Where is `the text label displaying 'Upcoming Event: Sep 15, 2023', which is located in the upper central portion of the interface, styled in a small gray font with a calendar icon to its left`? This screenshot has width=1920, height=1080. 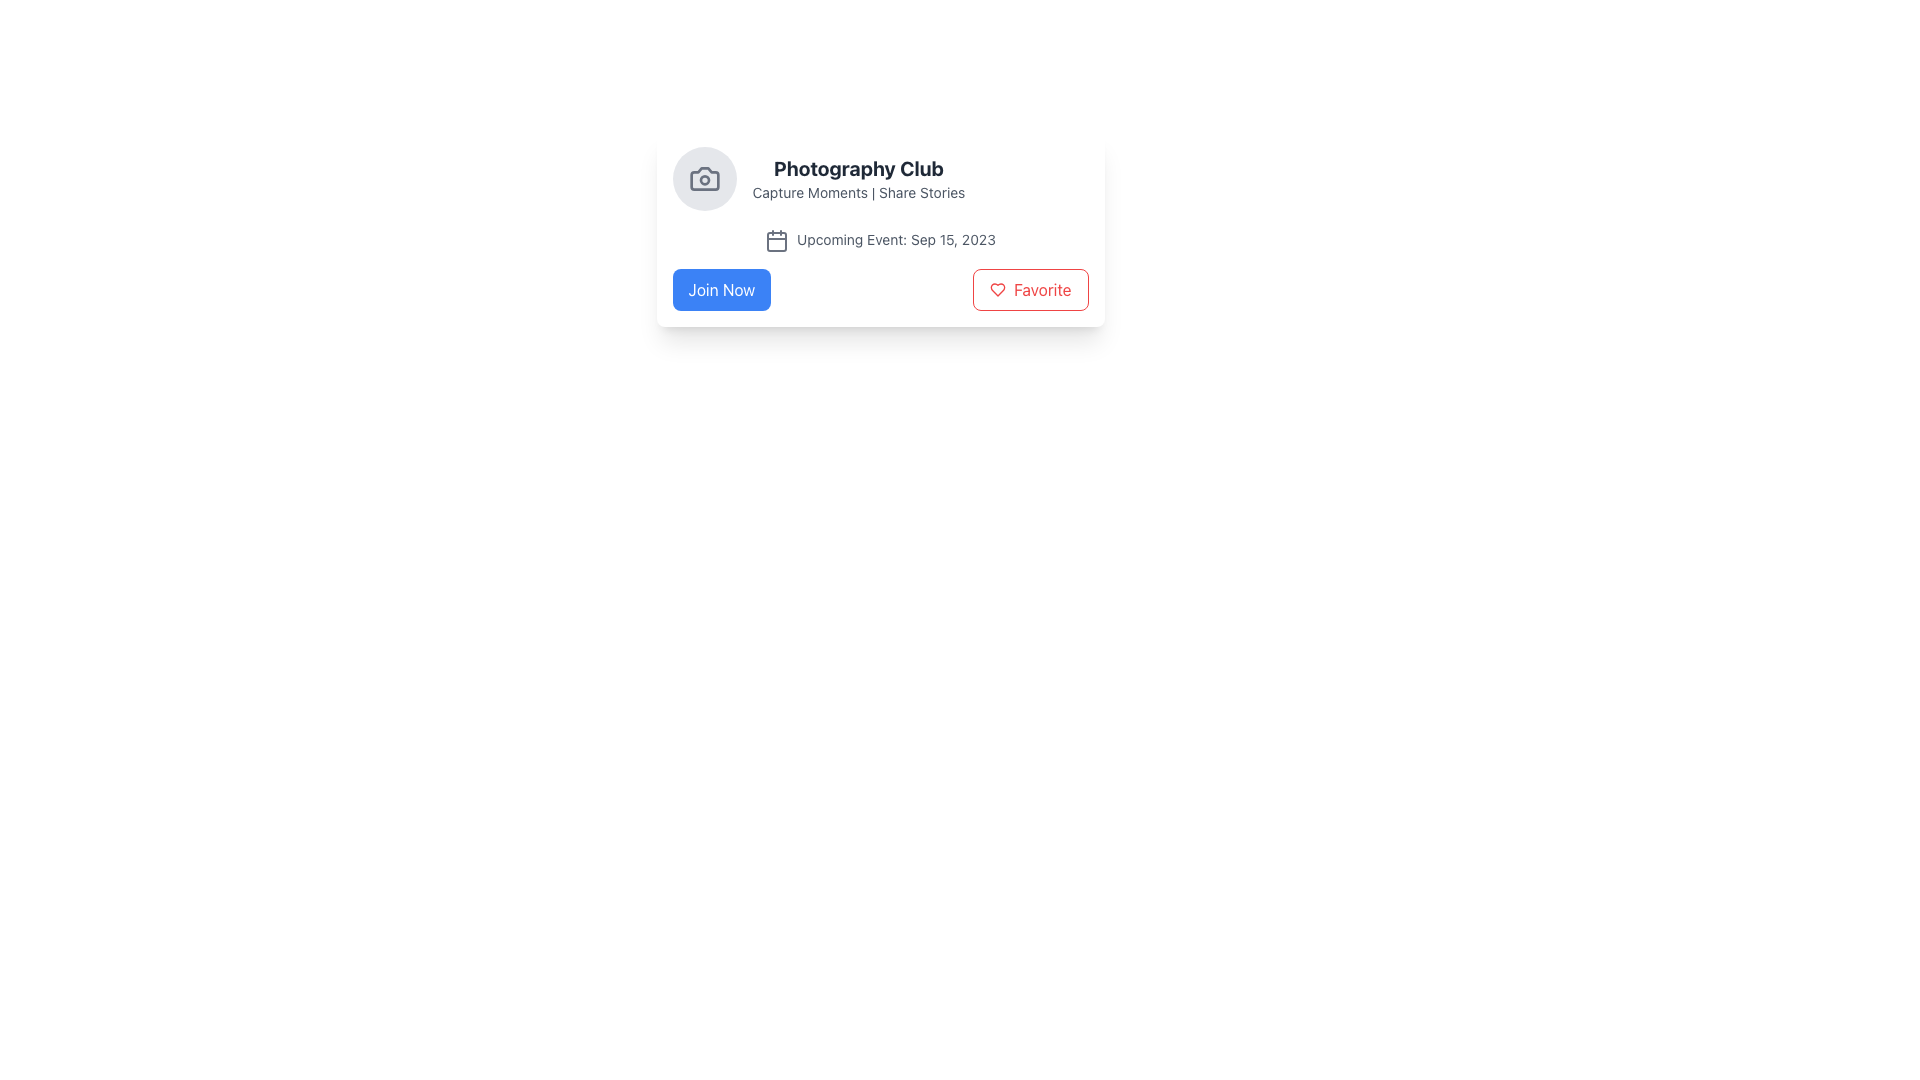
the text label displaying 'Upcoming Event: Sep 15, 2023', which is located in the upper central portion of the interface, styled in a small gray font with a calendar icon to its left is located at coordinates (895, 238).